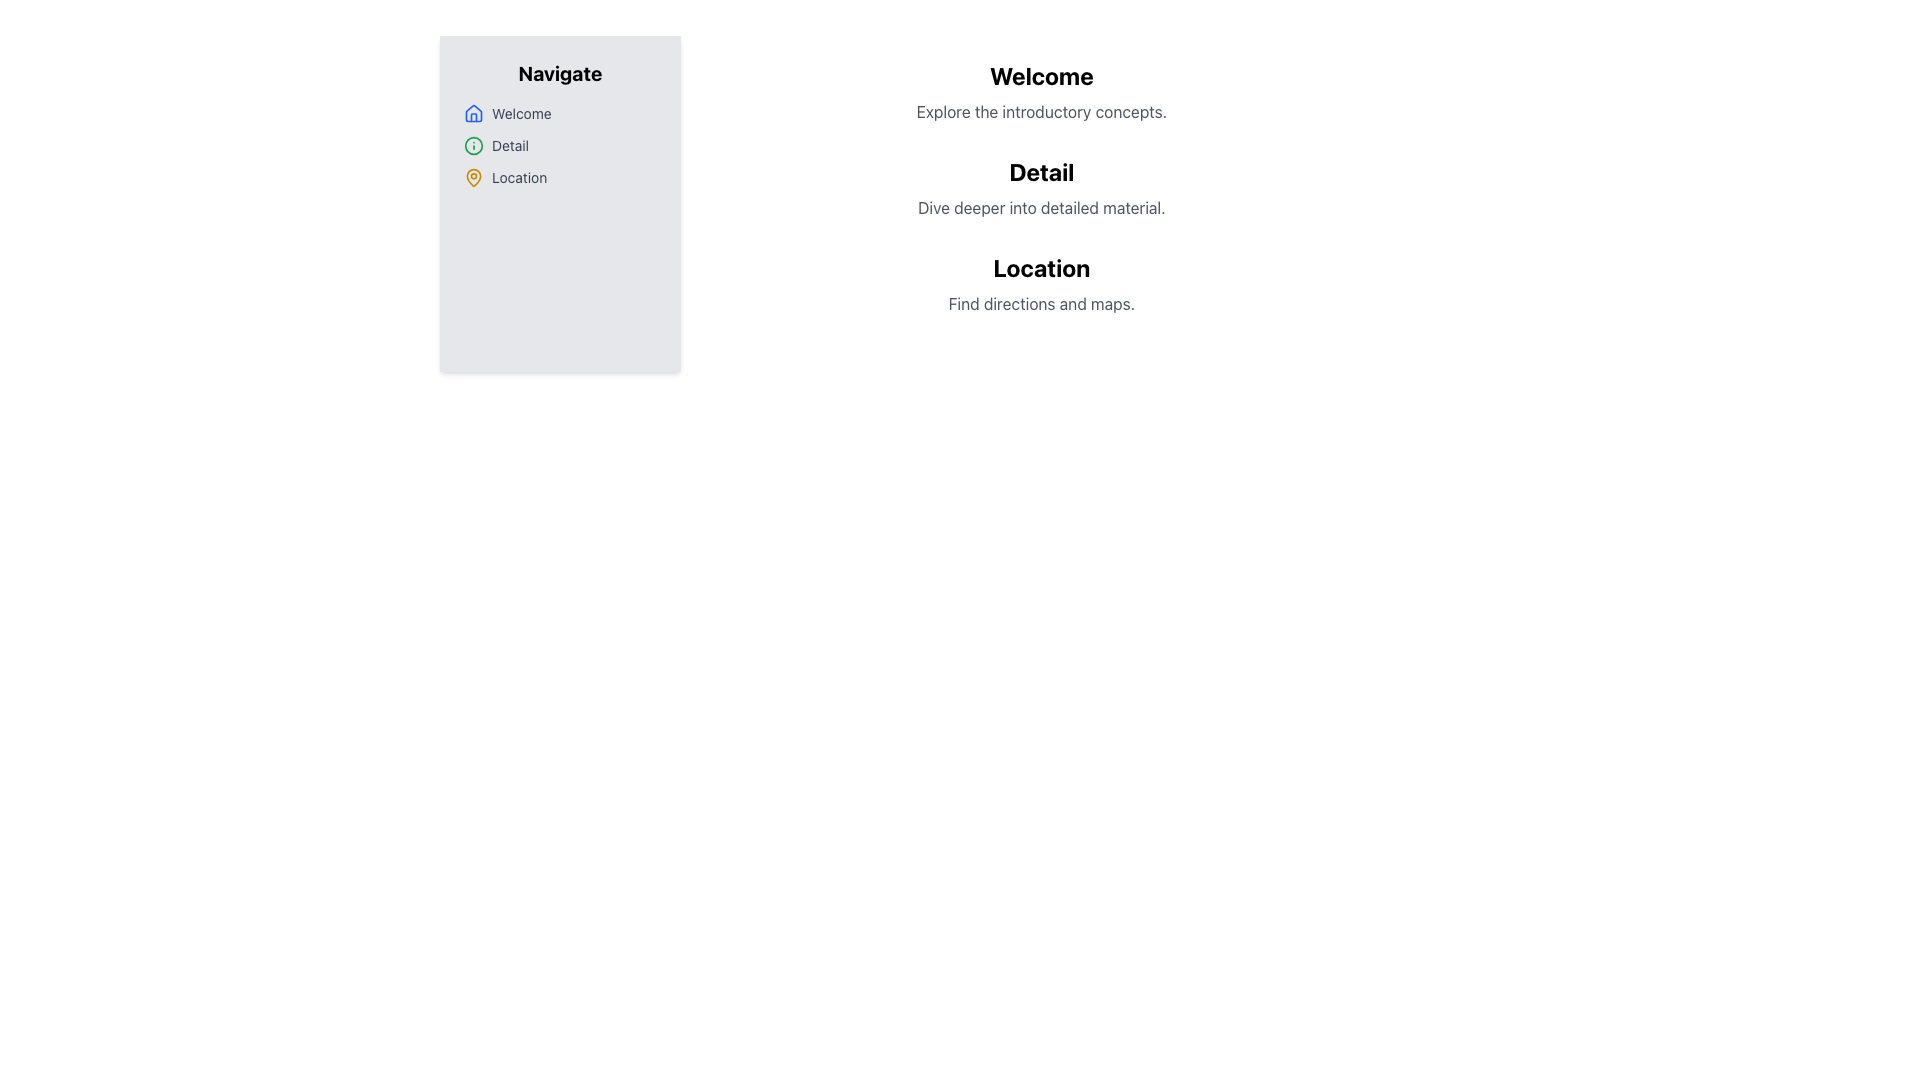 Image resolution: width=1920 pixels, height=1080 pixels. I want to click on text from the Text Label element that contains 'Find directions and maps.', which is styled with a gray font color and positioned directly below the bold heading 'Location.', so click(1040, 304).